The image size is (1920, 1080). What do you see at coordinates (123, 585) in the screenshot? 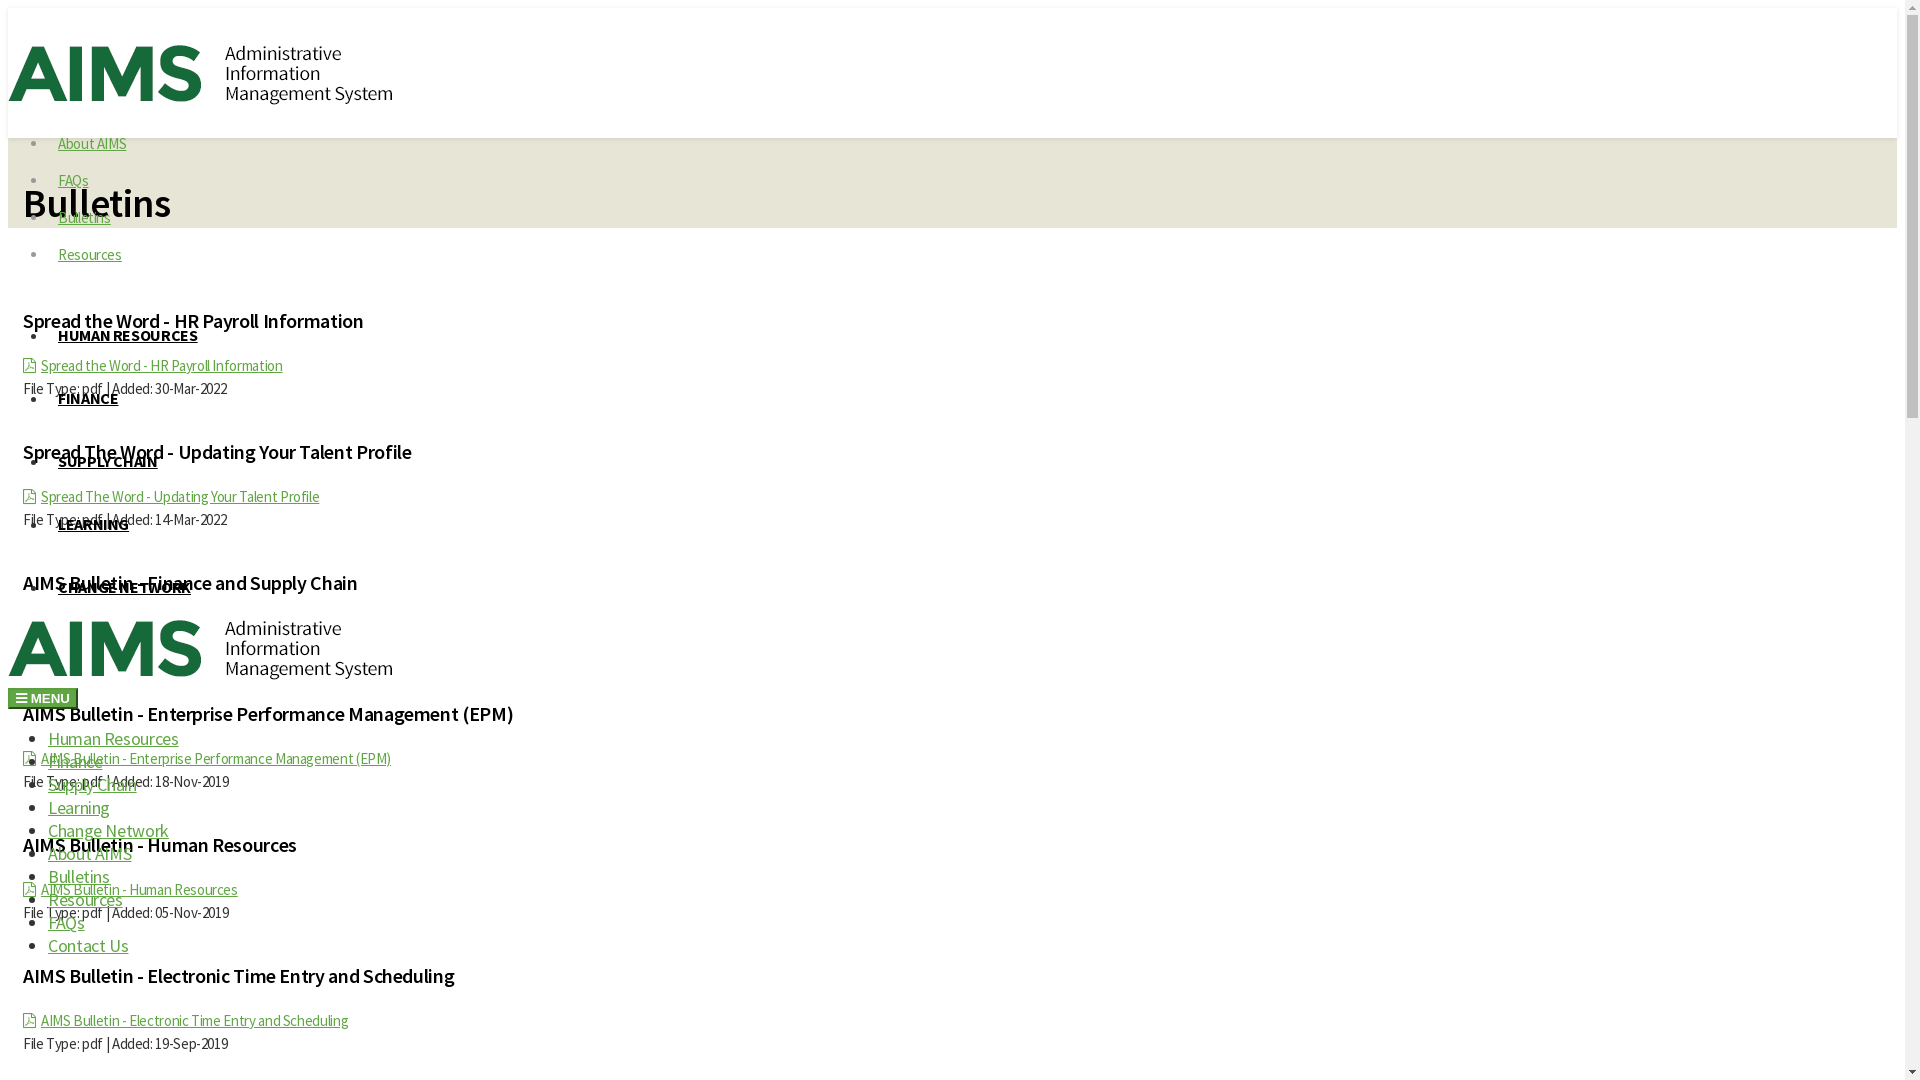
I see `'CHANGE NETWORK'` at bounding box center [123, 585].